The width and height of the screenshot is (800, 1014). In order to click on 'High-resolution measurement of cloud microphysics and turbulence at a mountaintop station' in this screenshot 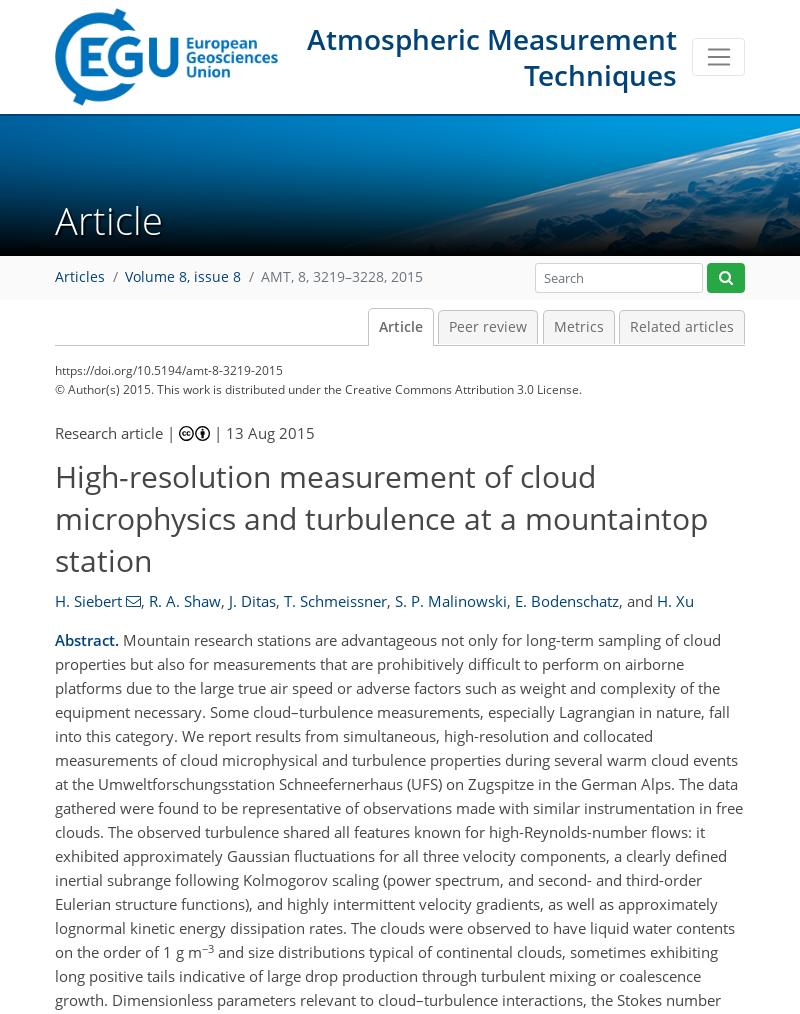, I will do `click(380, 516)`.